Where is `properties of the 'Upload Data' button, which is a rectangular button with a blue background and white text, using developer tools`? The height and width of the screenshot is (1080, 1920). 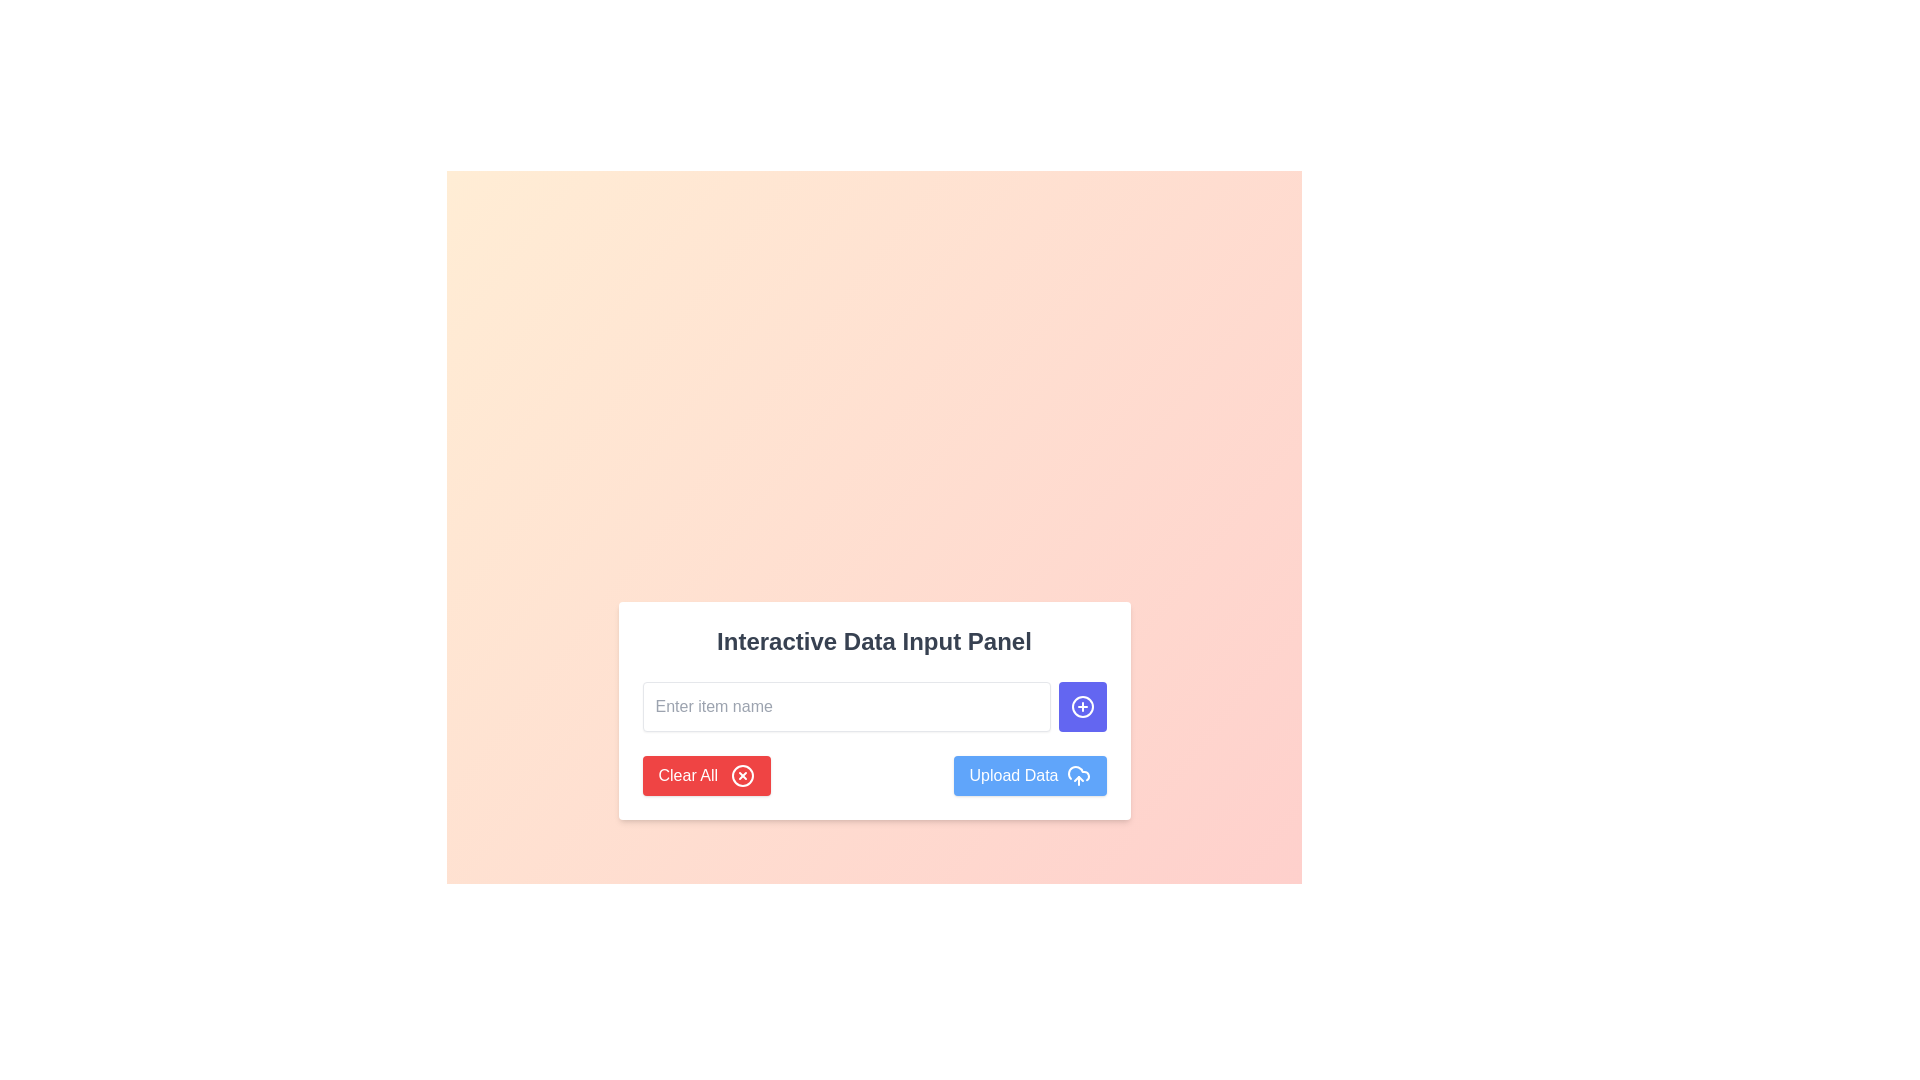
properties of the 'Upload Data' button, which is a rectangular button with a blue background and white text, using developer tools is located at coordinates (1030, 774).